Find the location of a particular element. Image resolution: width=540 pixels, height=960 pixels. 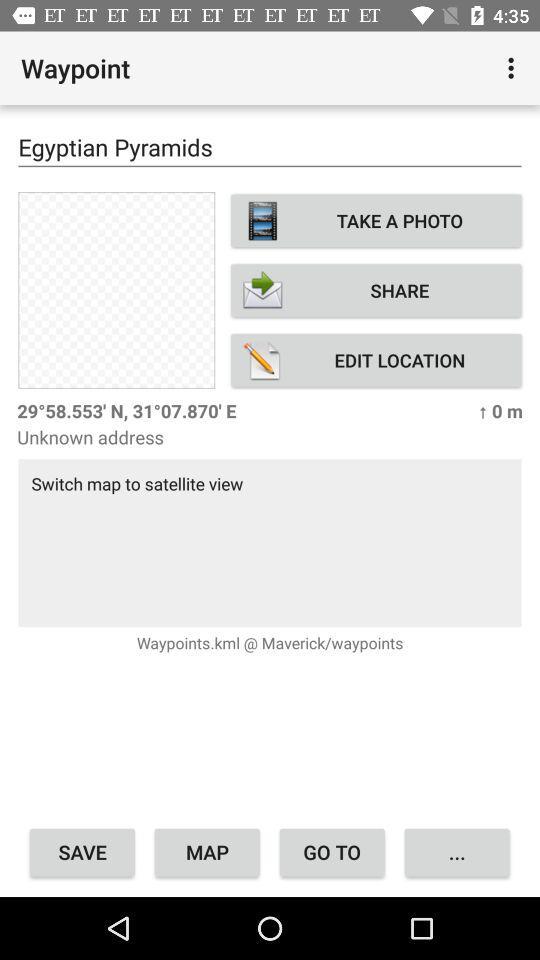

icon above waypoints kml maverick icon is located at coordinates (270, 542).